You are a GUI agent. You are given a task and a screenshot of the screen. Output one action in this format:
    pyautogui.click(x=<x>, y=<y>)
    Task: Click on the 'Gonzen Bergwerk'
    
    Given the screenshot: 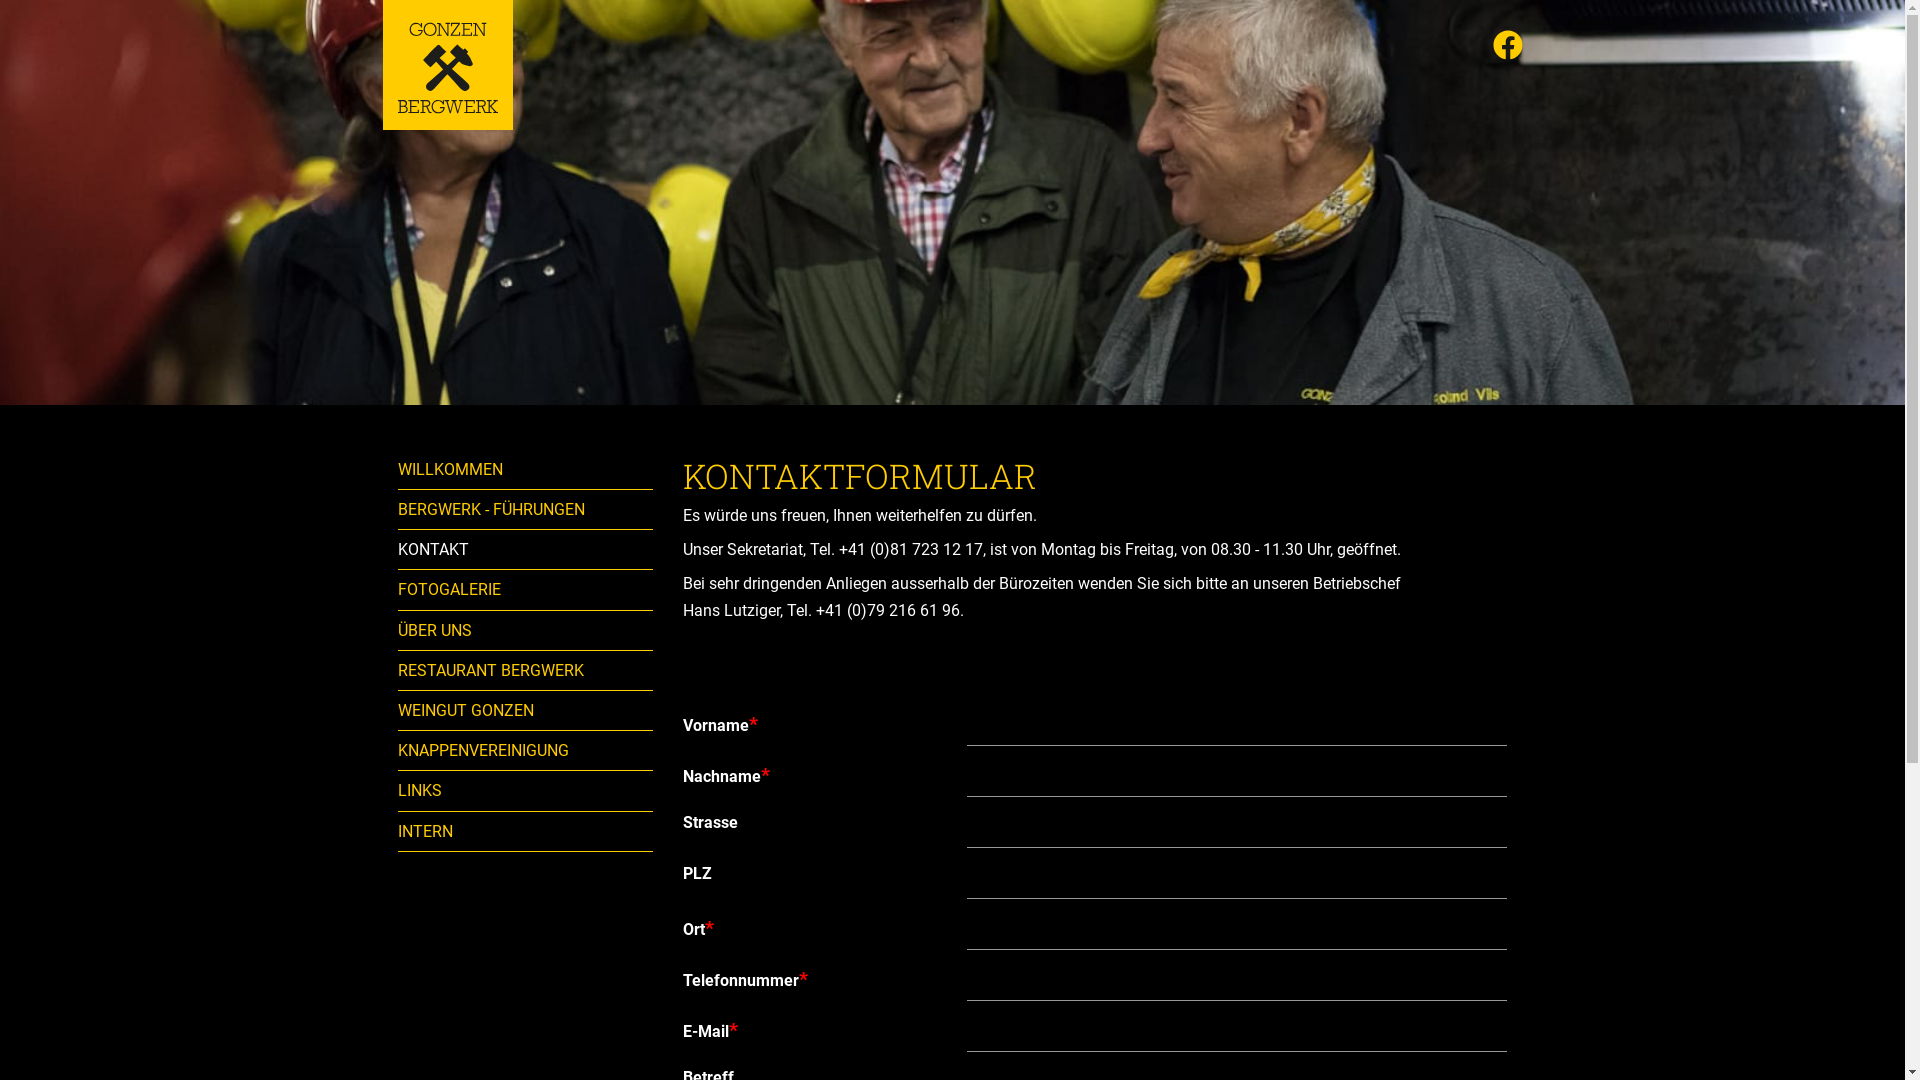 What is the action you would take?
    pyautogui.click(x=382, y=64)
    